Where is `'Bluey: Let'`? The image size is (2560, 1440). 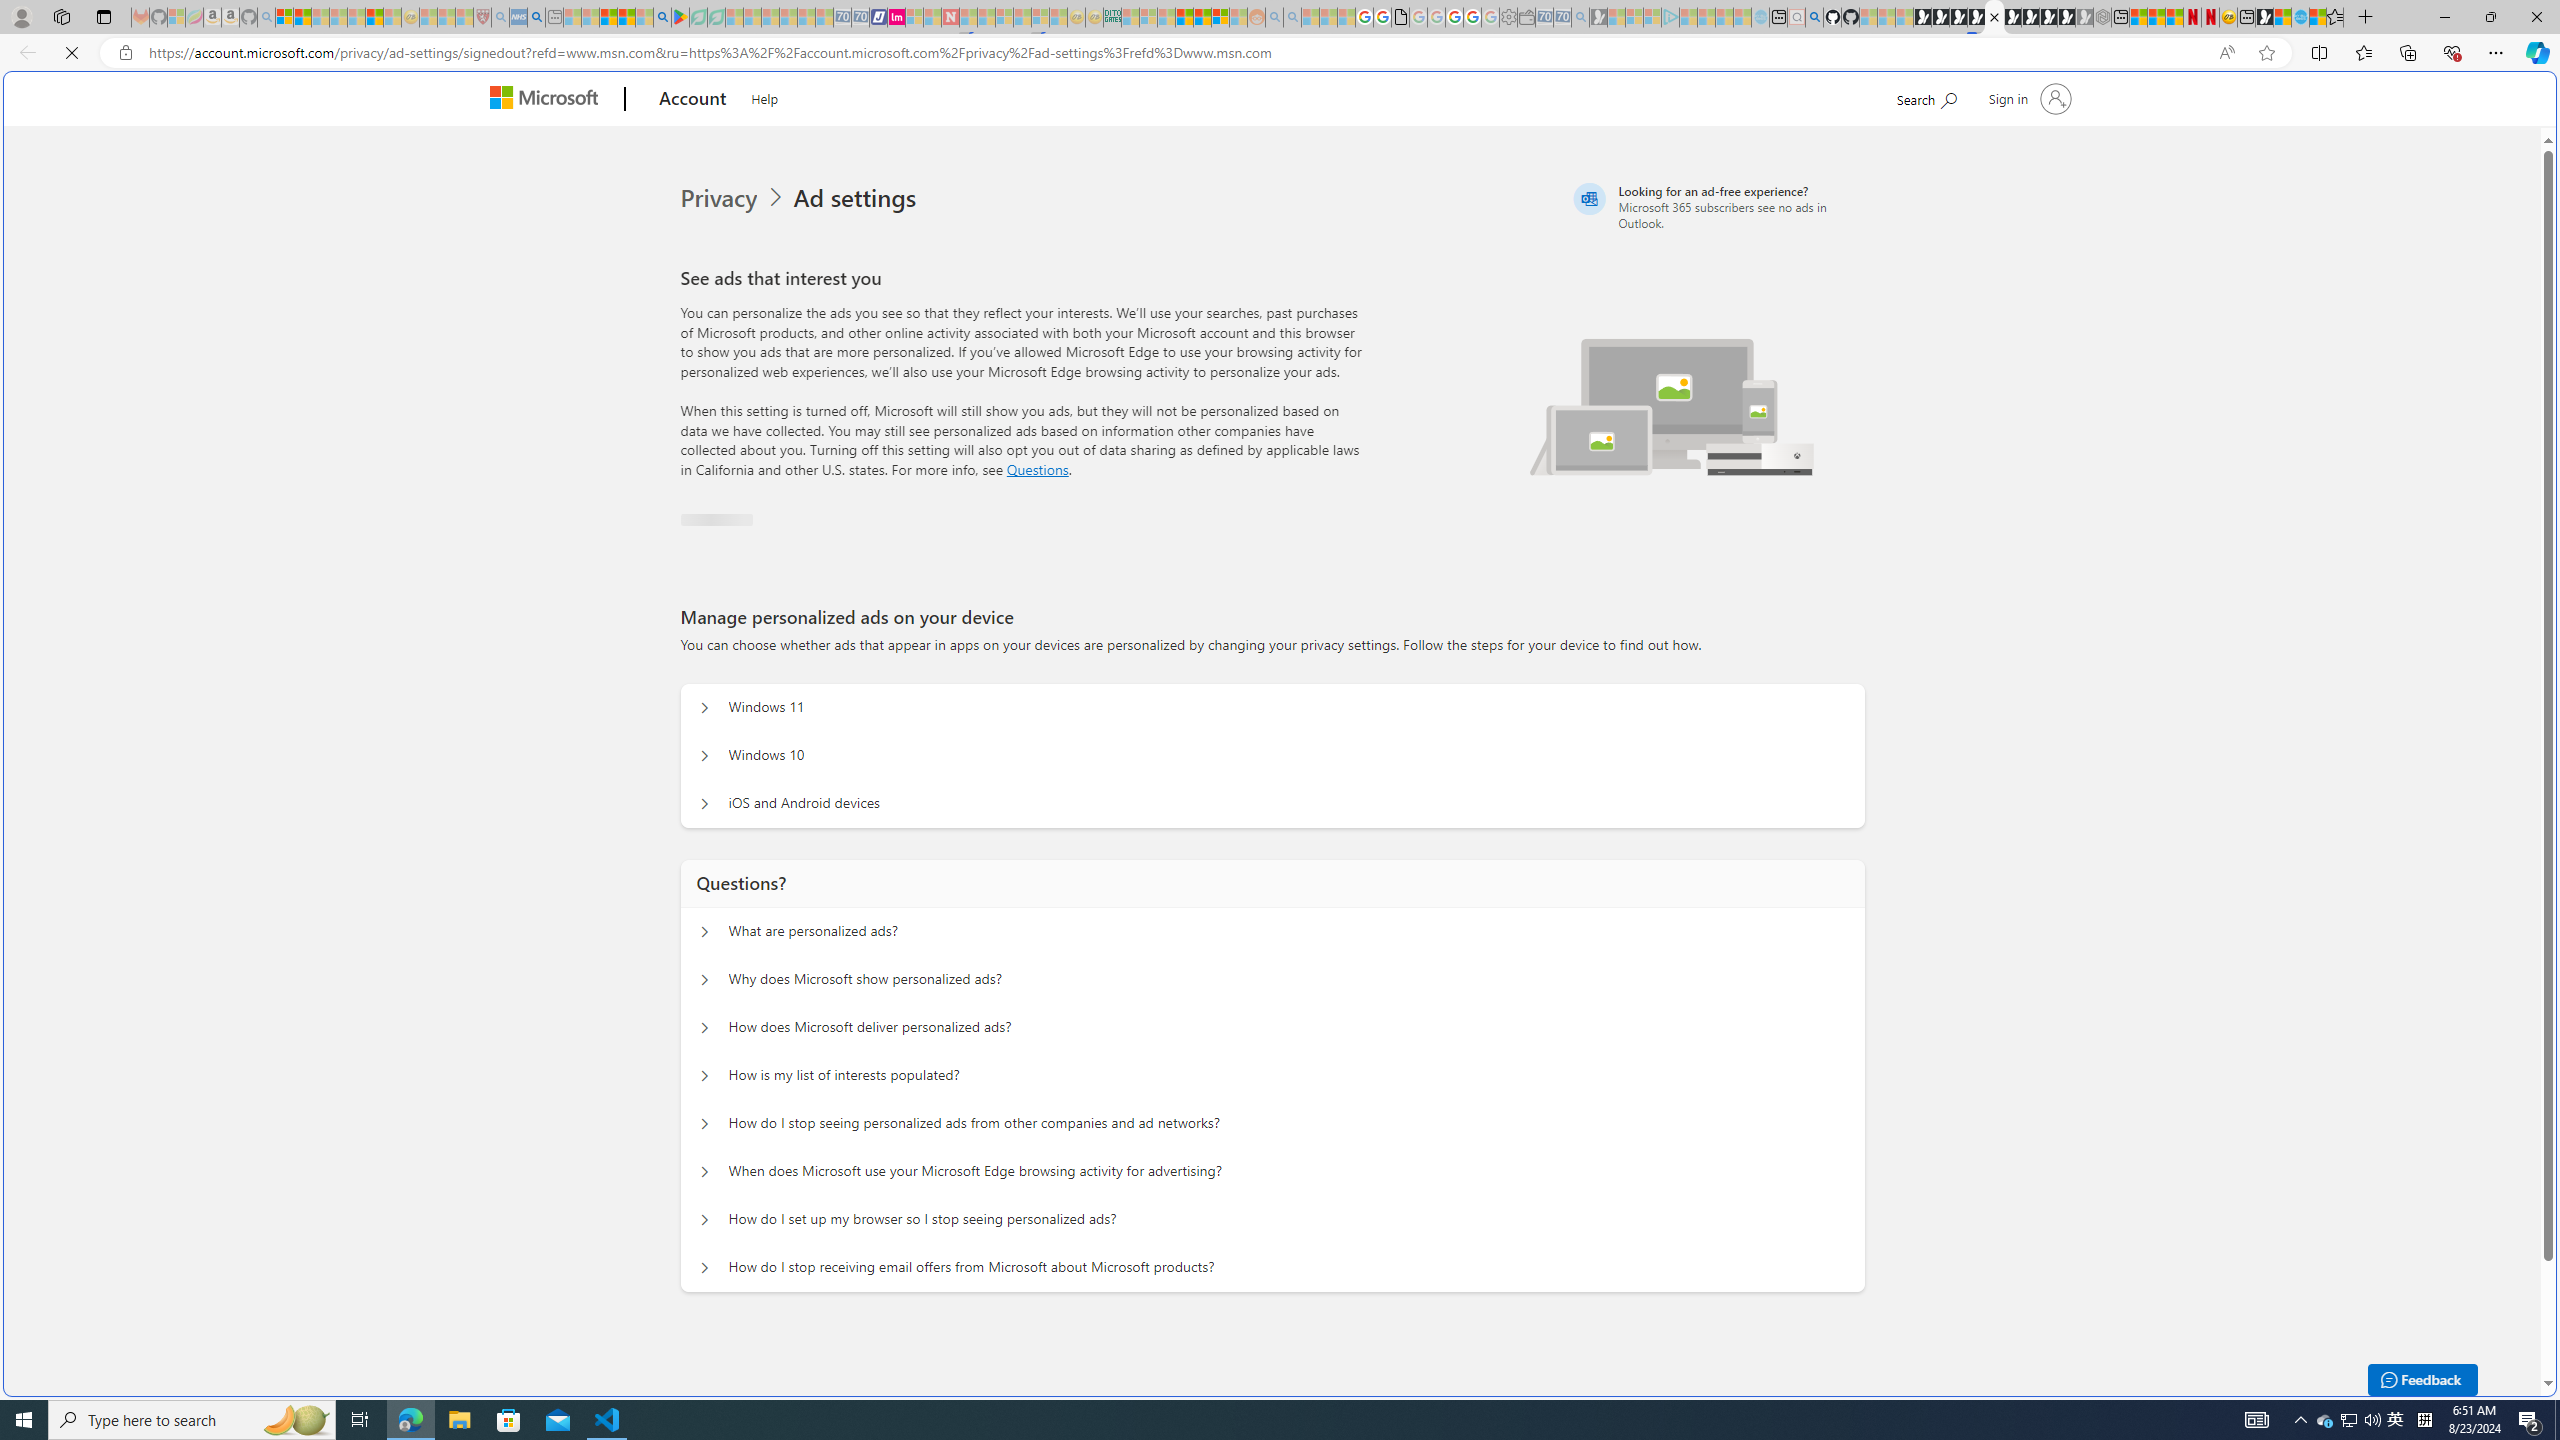
'Bluey: Let' is located at coordinates (680, 16).